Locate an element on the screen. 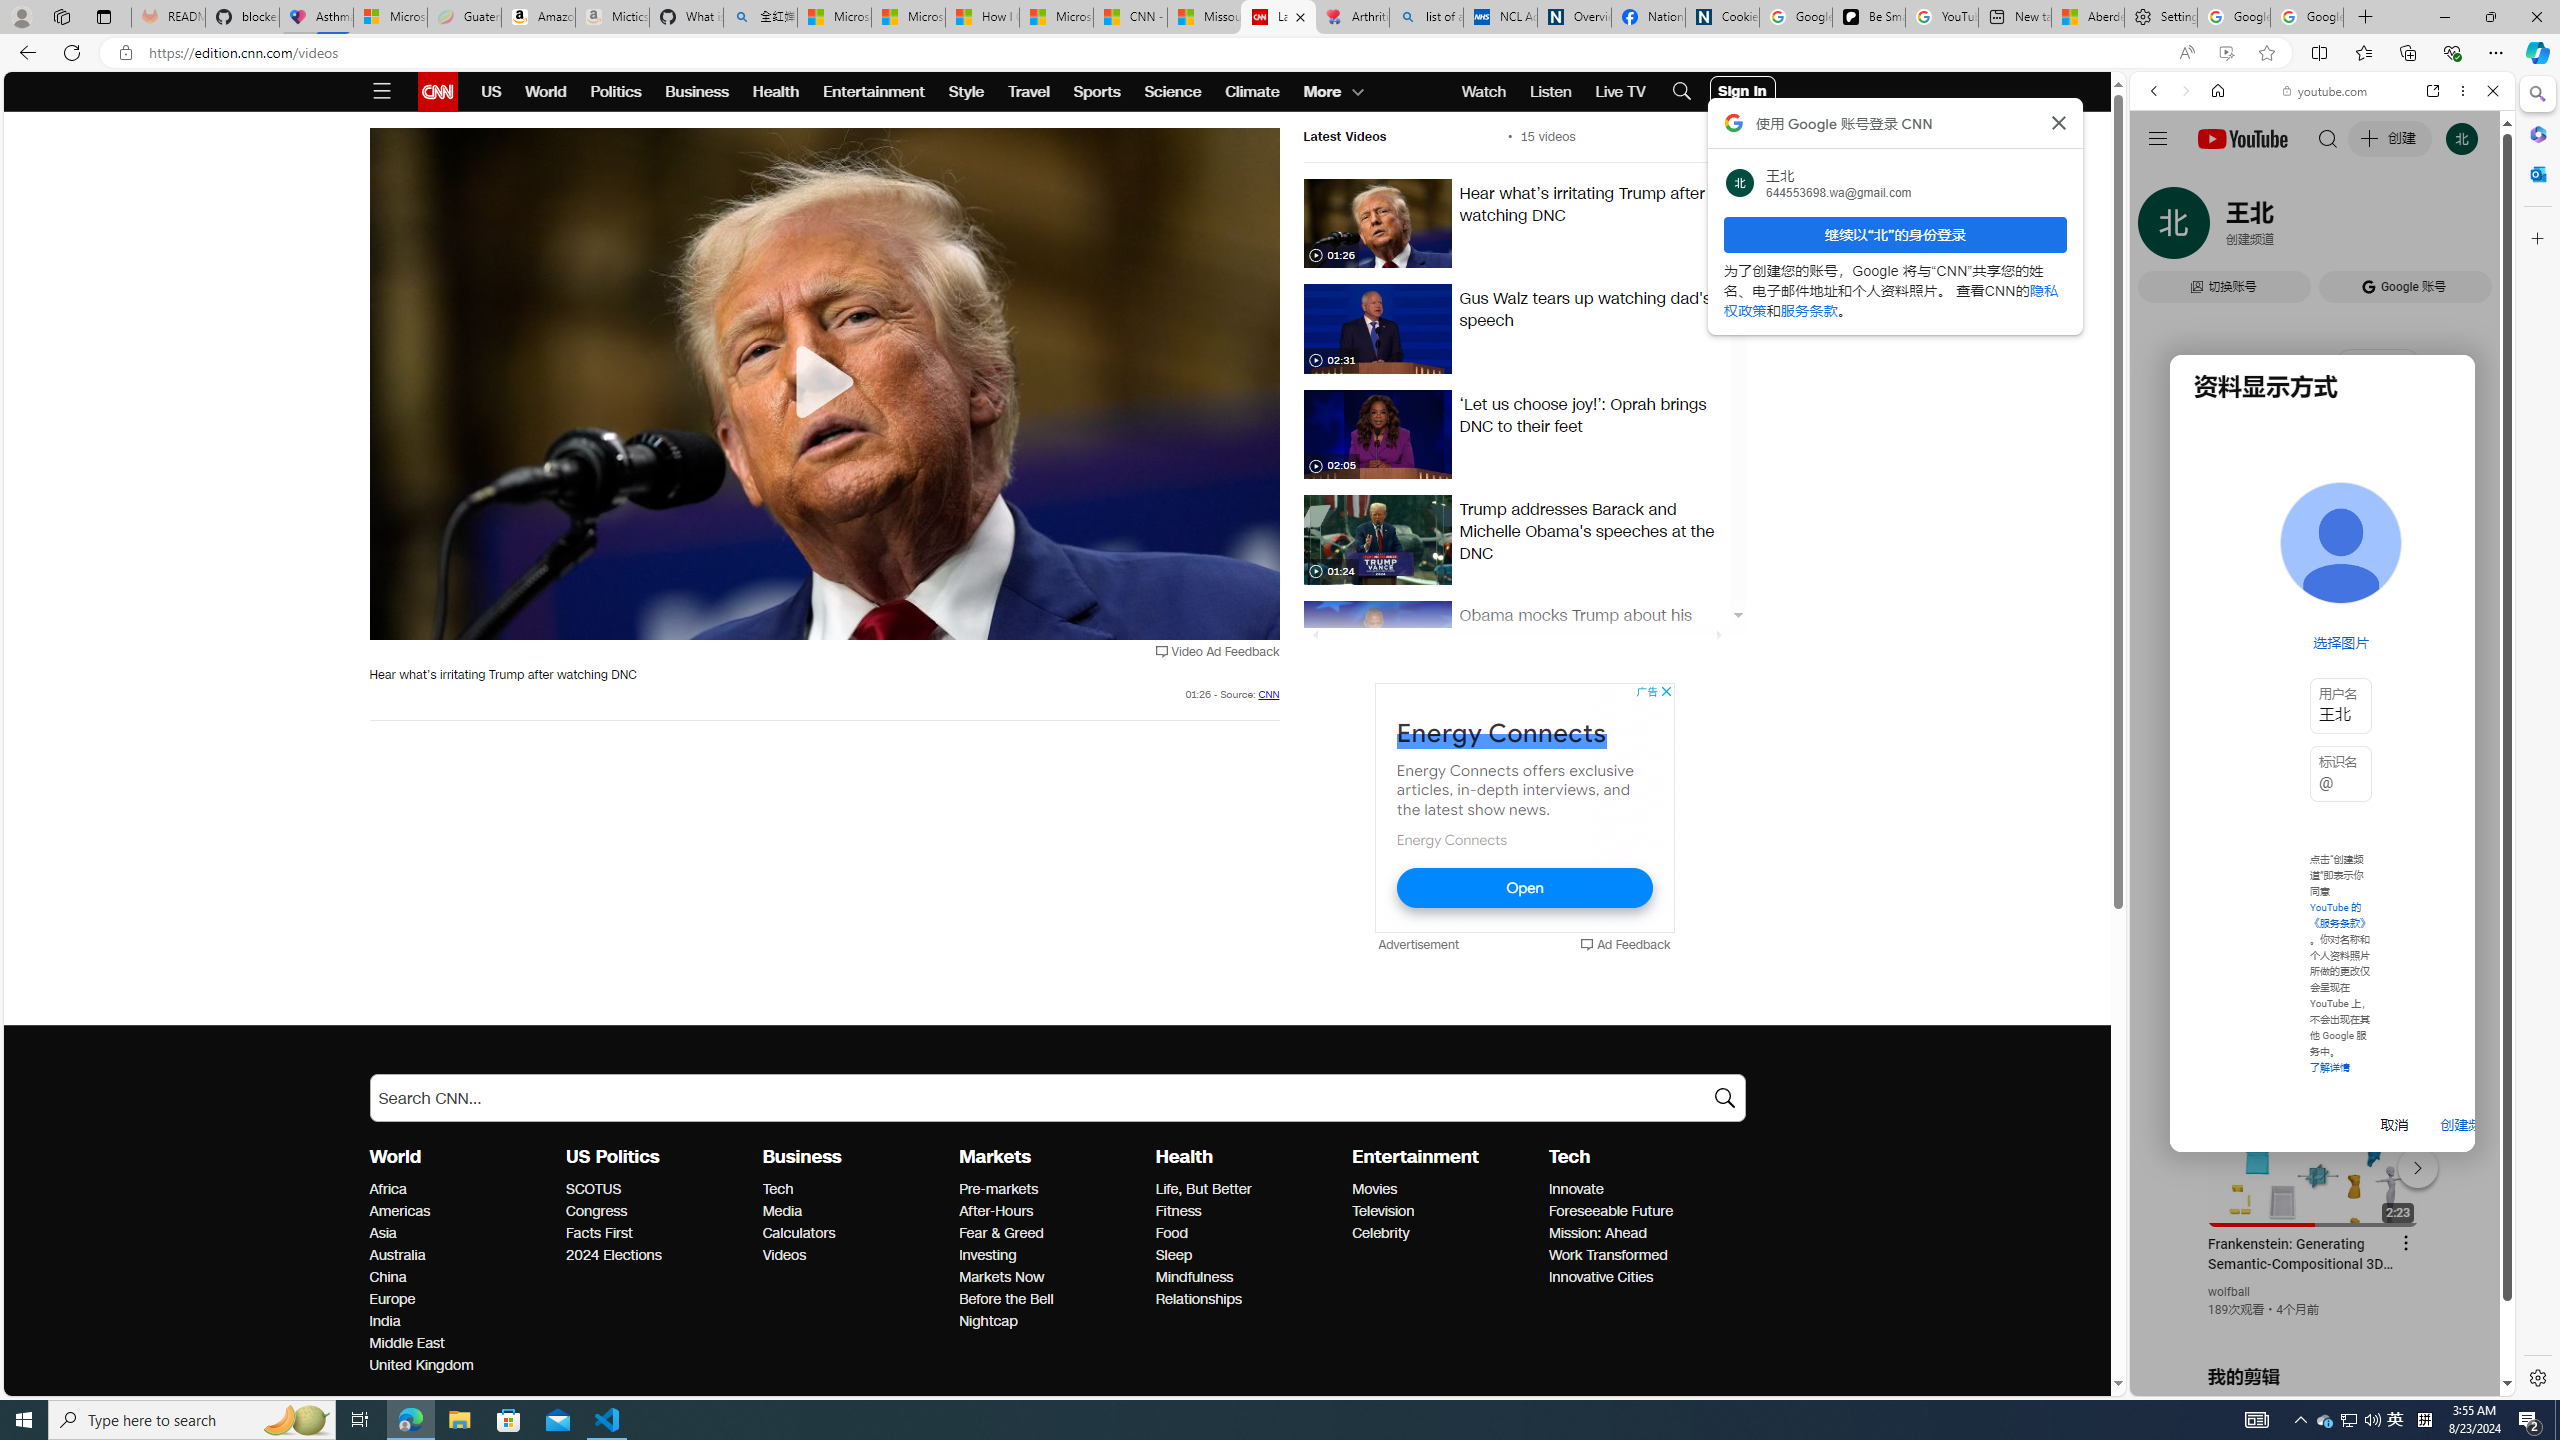 This screenshot has height=1440, width=2560. 'China' is located at coordinates (461, 1278).